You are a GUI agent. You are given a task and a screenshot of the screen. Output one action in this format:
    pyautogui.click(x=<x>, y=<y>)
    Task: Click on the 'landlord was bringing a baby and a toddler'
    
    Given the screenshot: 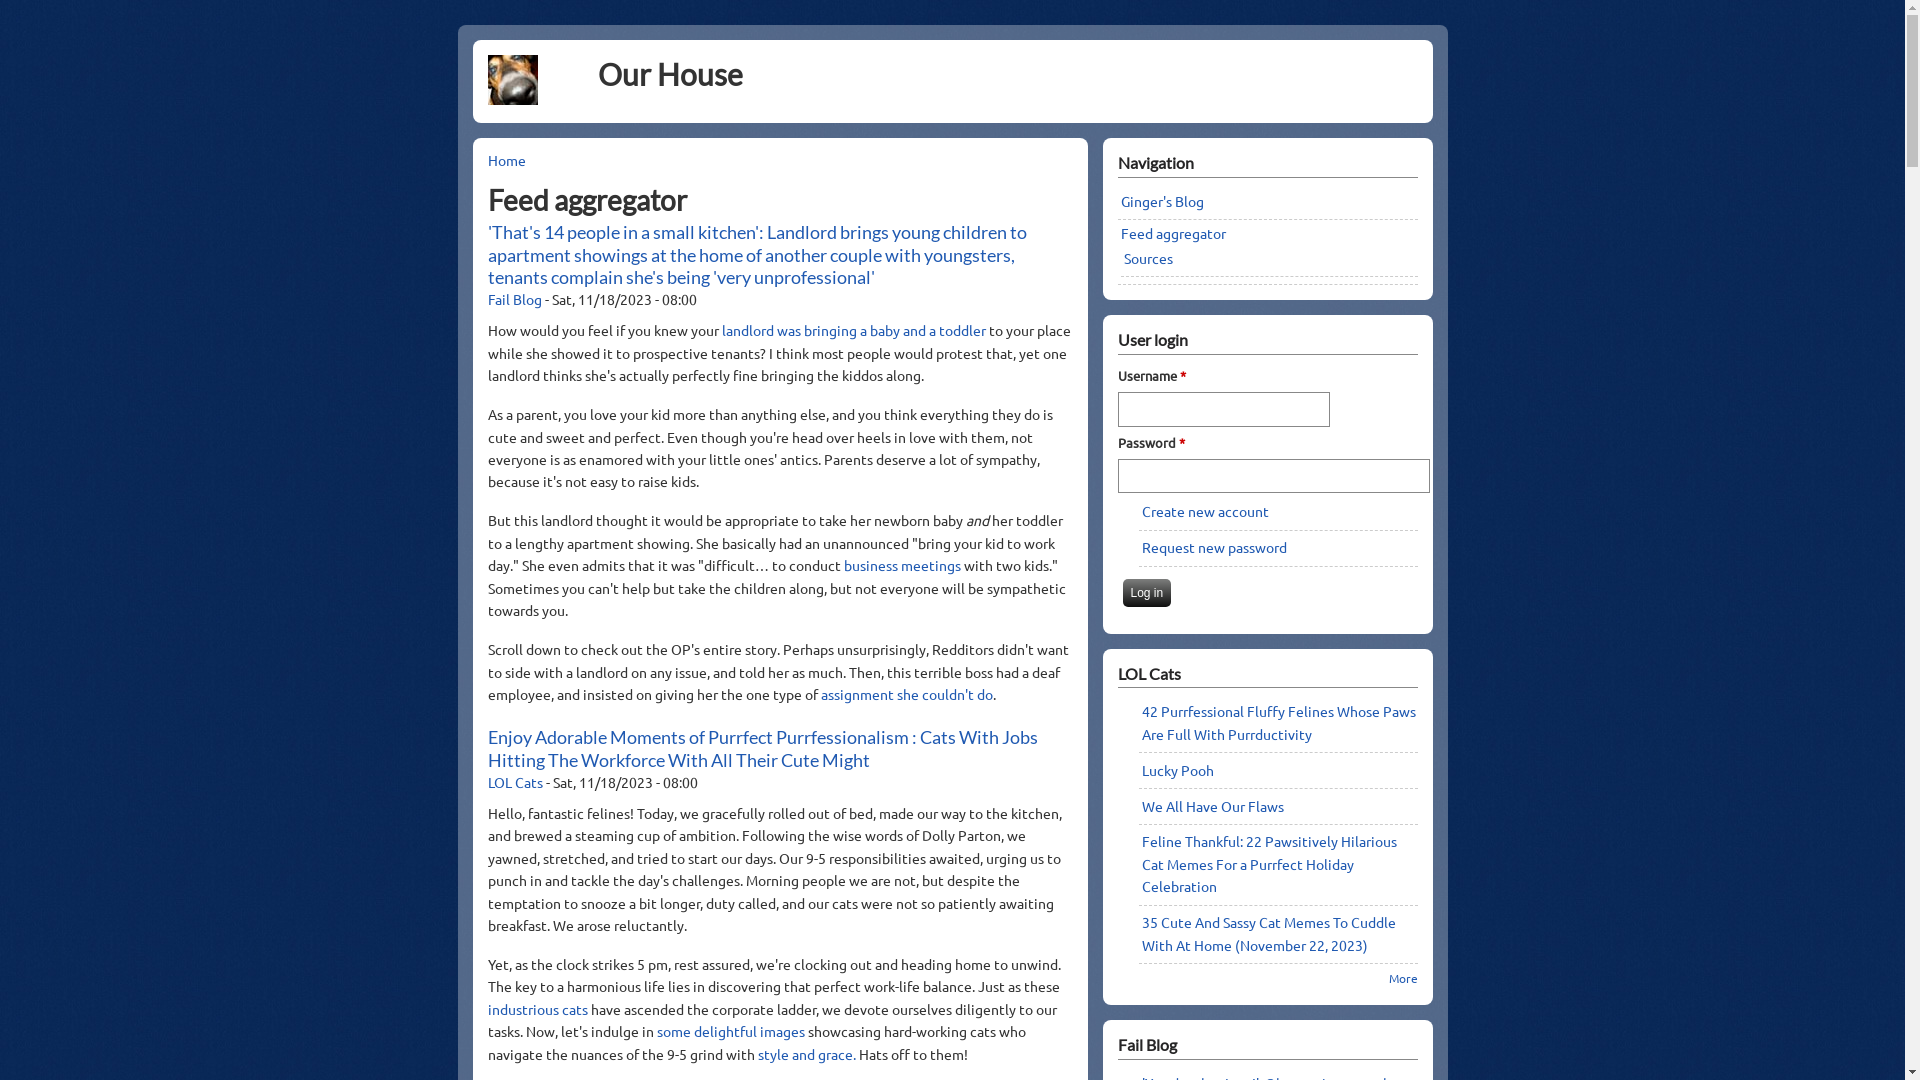 What is the action you would take?
    pyautogui.click(x=855, y=329)
    